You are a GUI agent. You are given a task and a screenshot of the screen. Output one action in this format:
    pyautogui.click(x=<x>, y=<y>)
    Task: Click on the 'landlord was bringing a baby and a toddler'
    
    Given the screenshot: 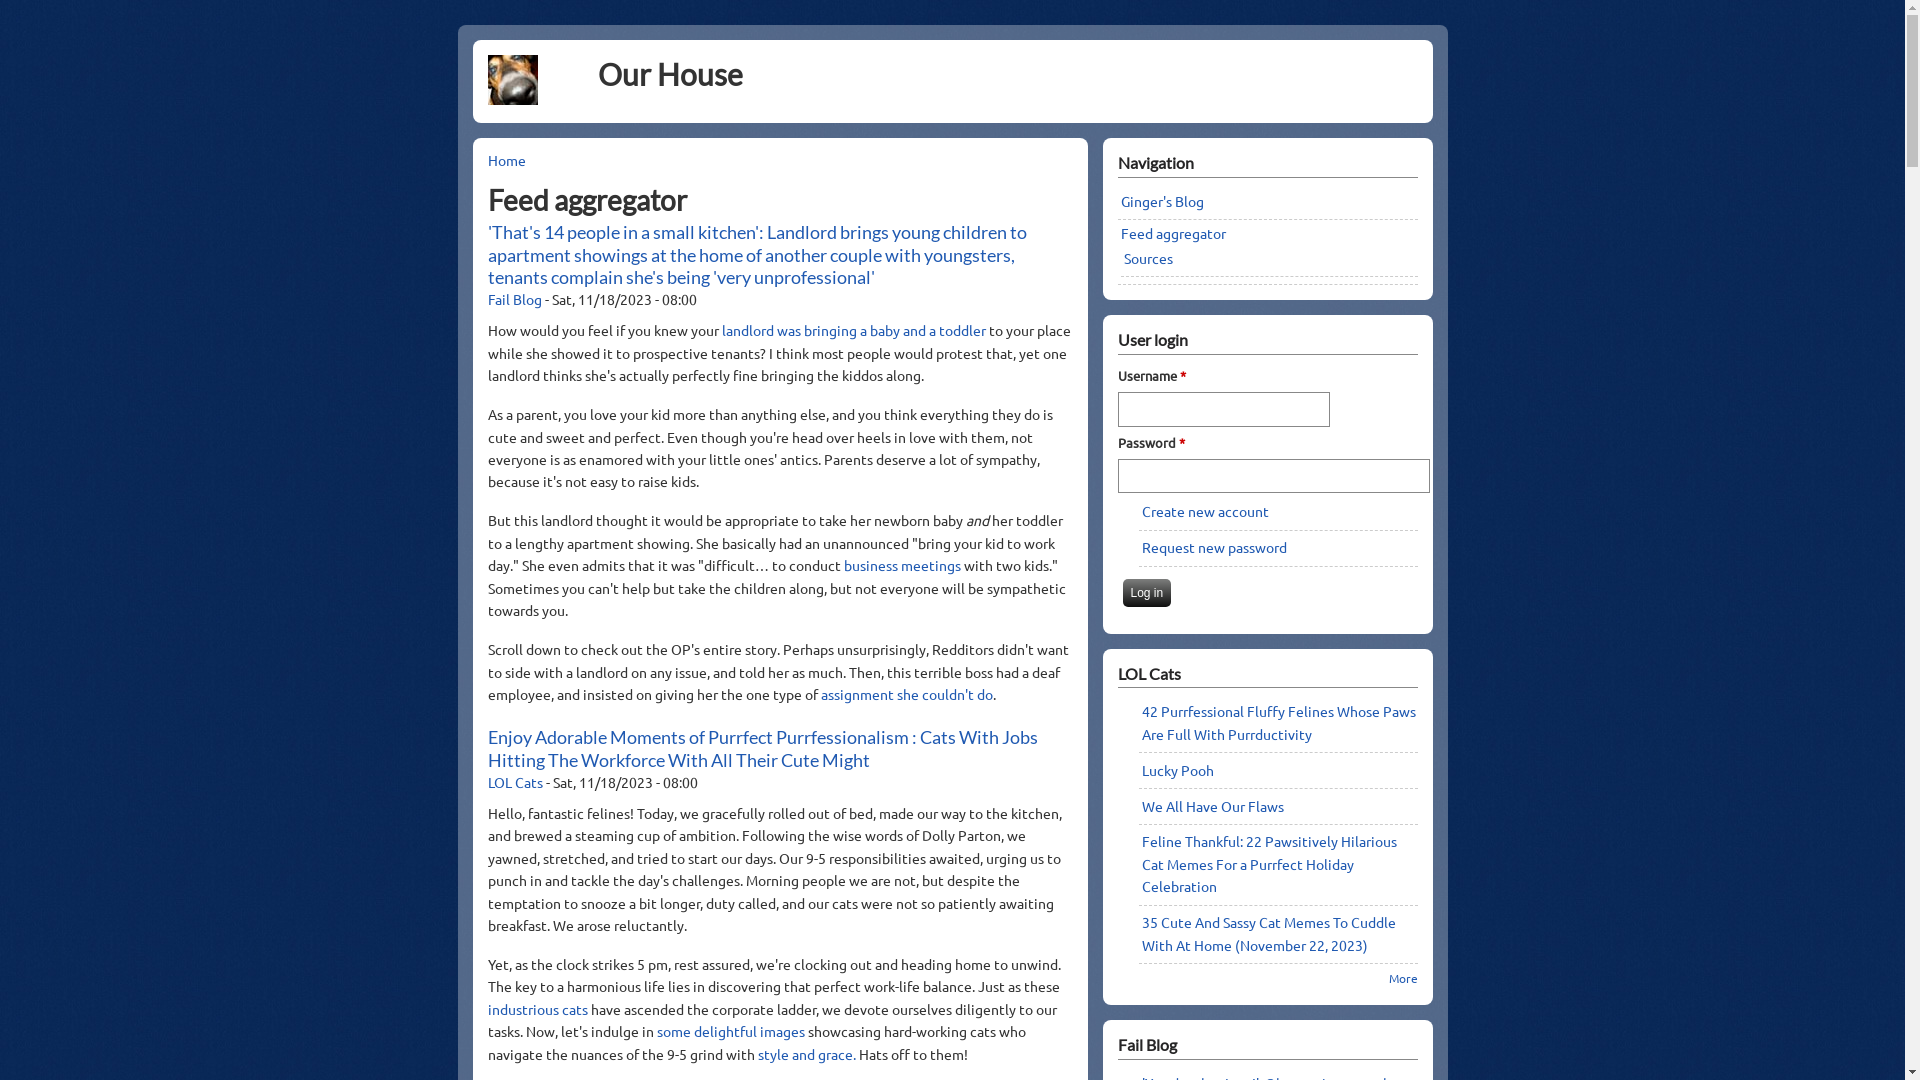 What is the action you would take?
    pyautogui.click(x=855, y=329)
    